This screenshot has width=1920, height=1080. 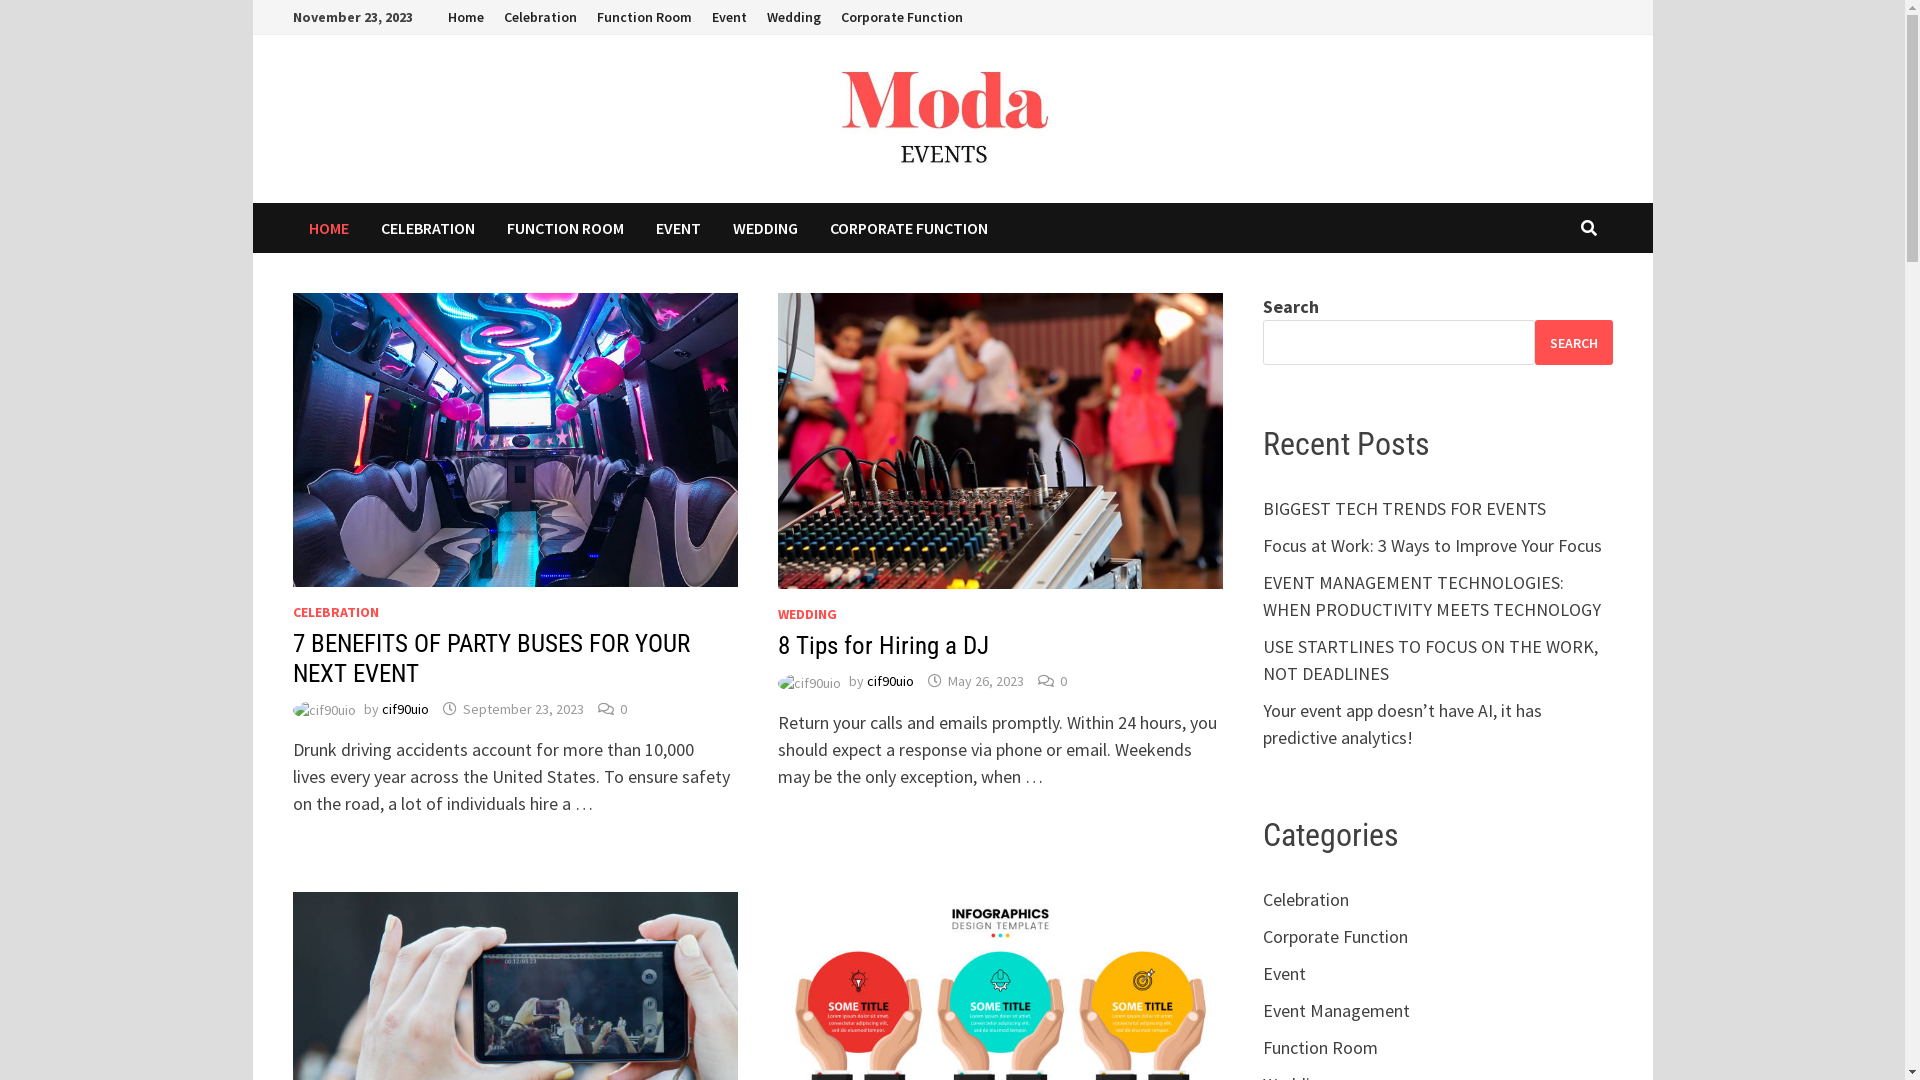 What do you see at coordinates (776, 645) in the screenshot?
I see `'8 Tips for Hiring a DJ'` at bounding box center [776, 645].